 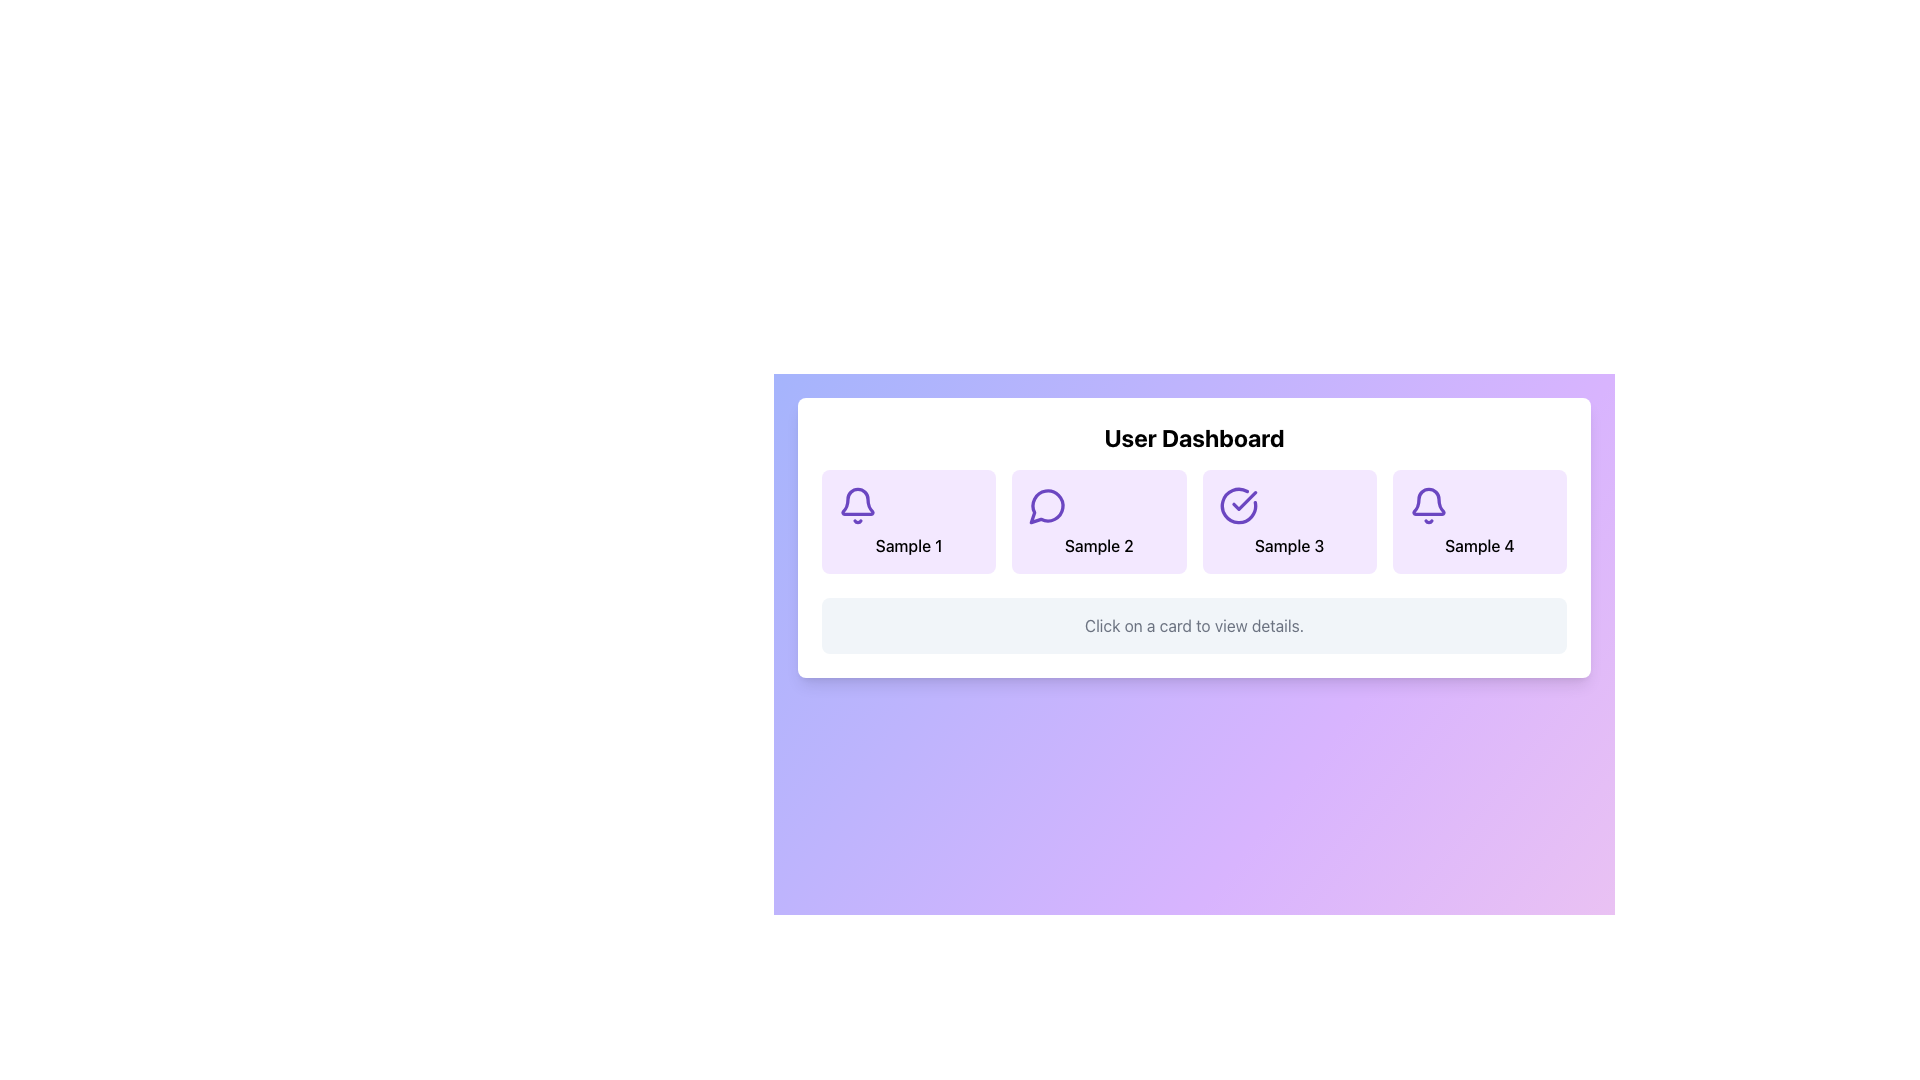 What do you see at coordinates (1479, 520) in the screenshot?
I see `the interactive card labeled 'Sample 4' in the bottom right of the User Dashboard` at bounding box center [1479, 520].